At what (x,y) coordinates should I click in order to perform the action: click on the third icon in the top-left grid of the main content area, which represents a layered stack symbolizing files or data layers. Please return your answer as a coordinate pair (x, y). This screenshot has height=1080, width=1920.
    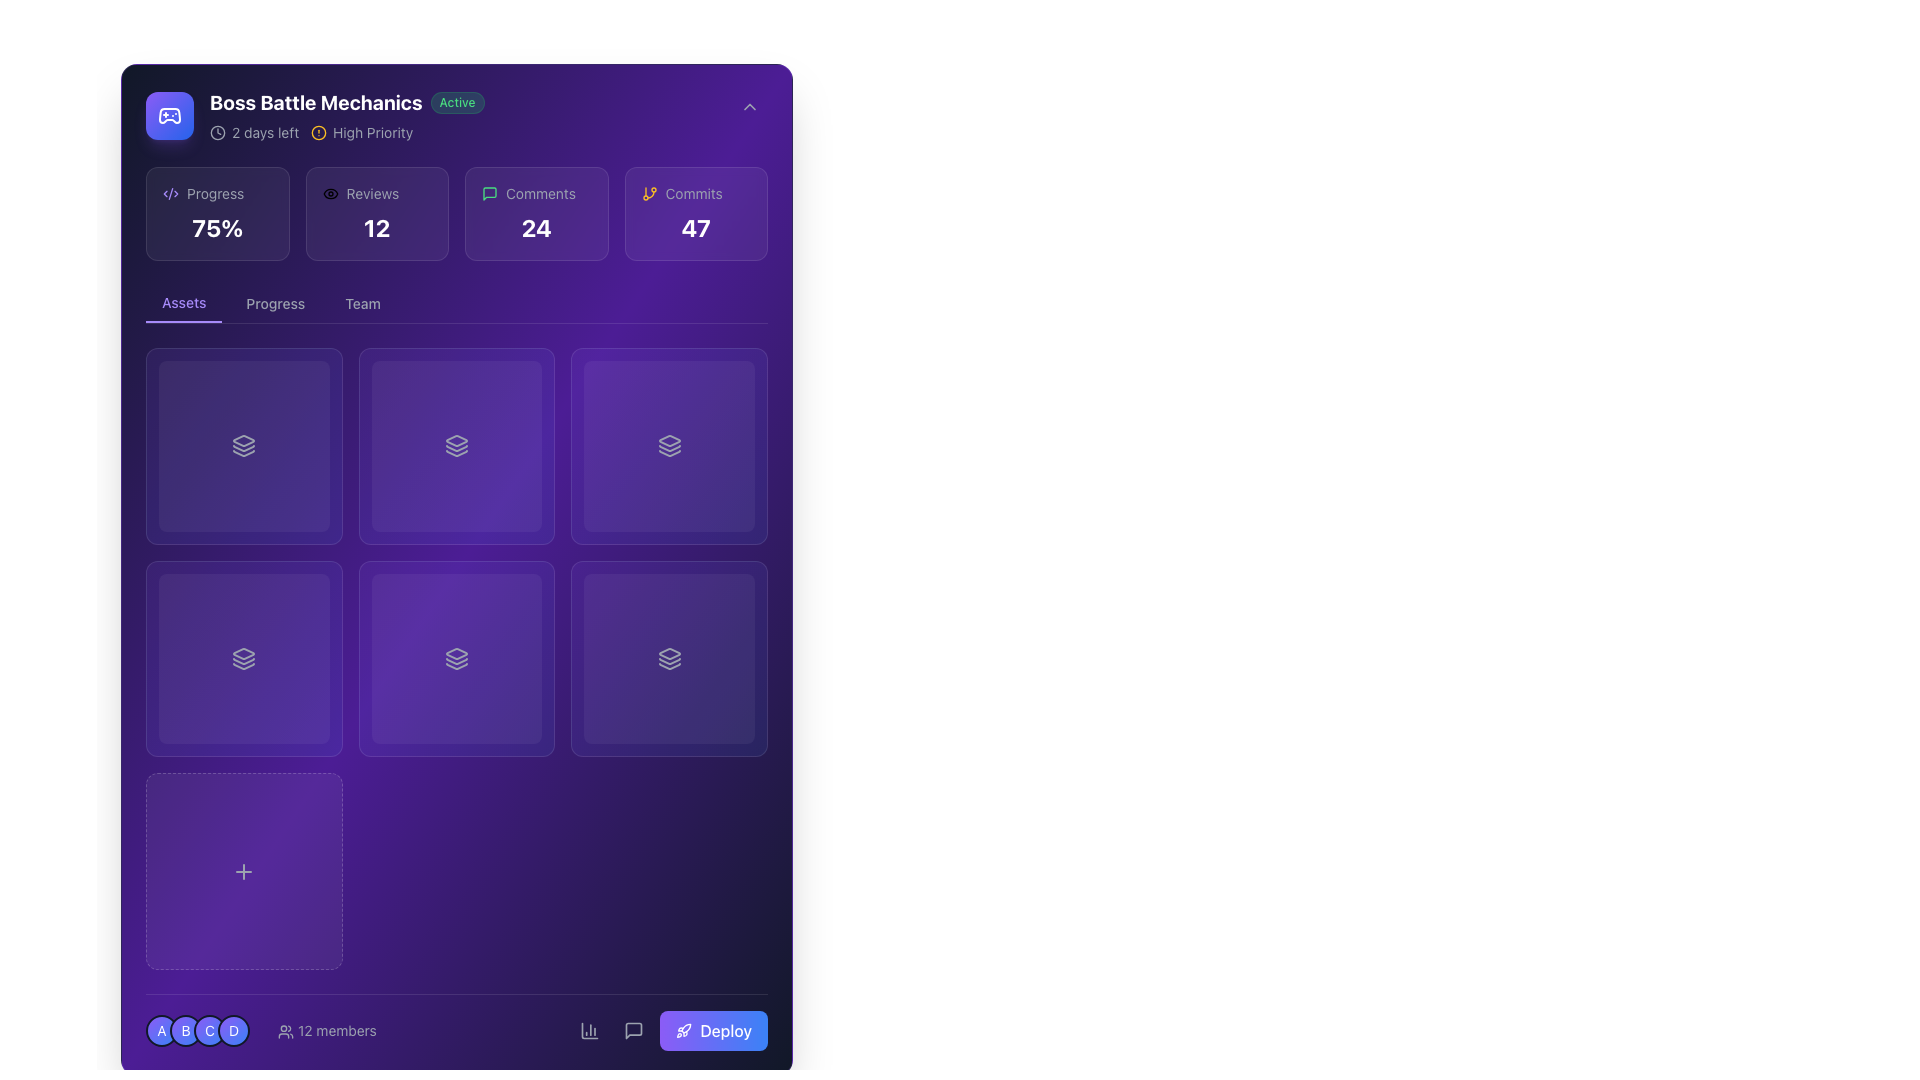
    Looking at the image, I should click on (243, 453).